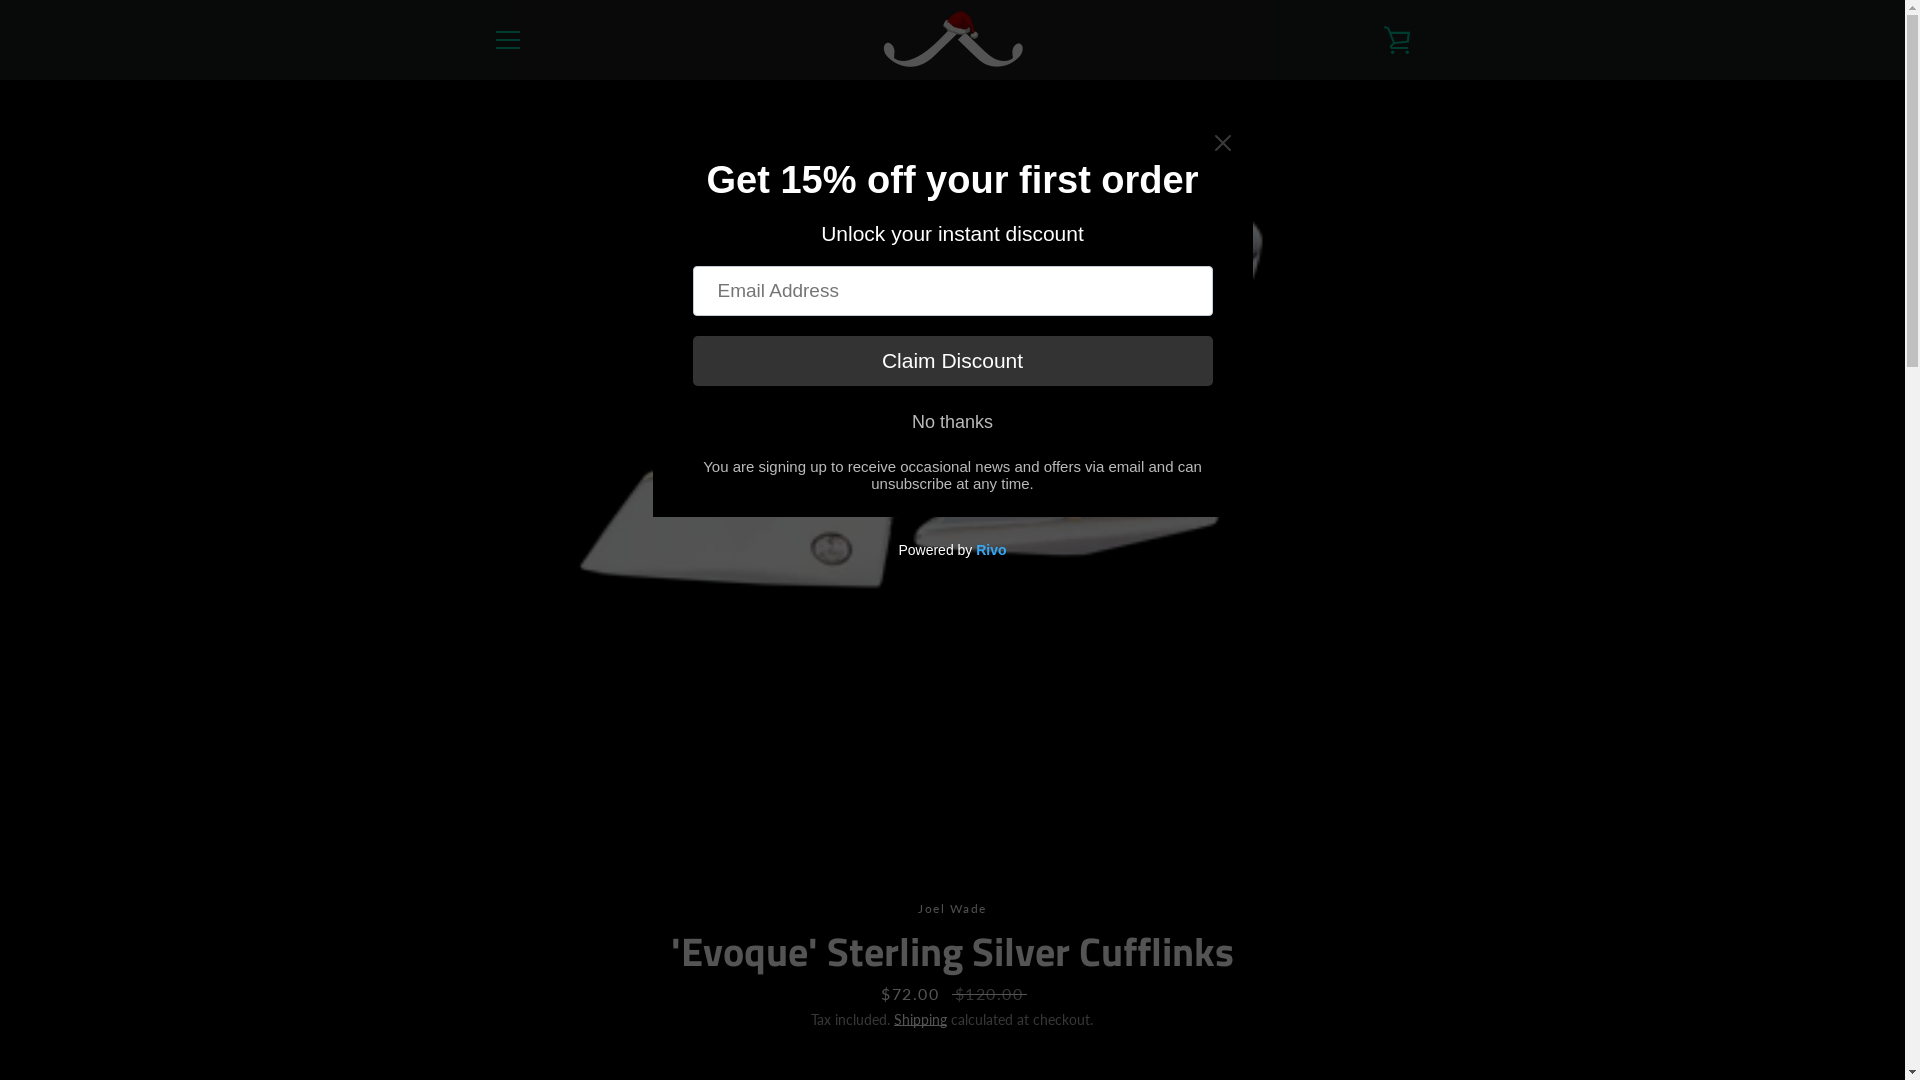 The width and height of the screenshot is (1920, 1080). What do you see at coordinates (0, 0) in the screenshot?
I see `'Skip to content'` at bounding box center [0, 0].